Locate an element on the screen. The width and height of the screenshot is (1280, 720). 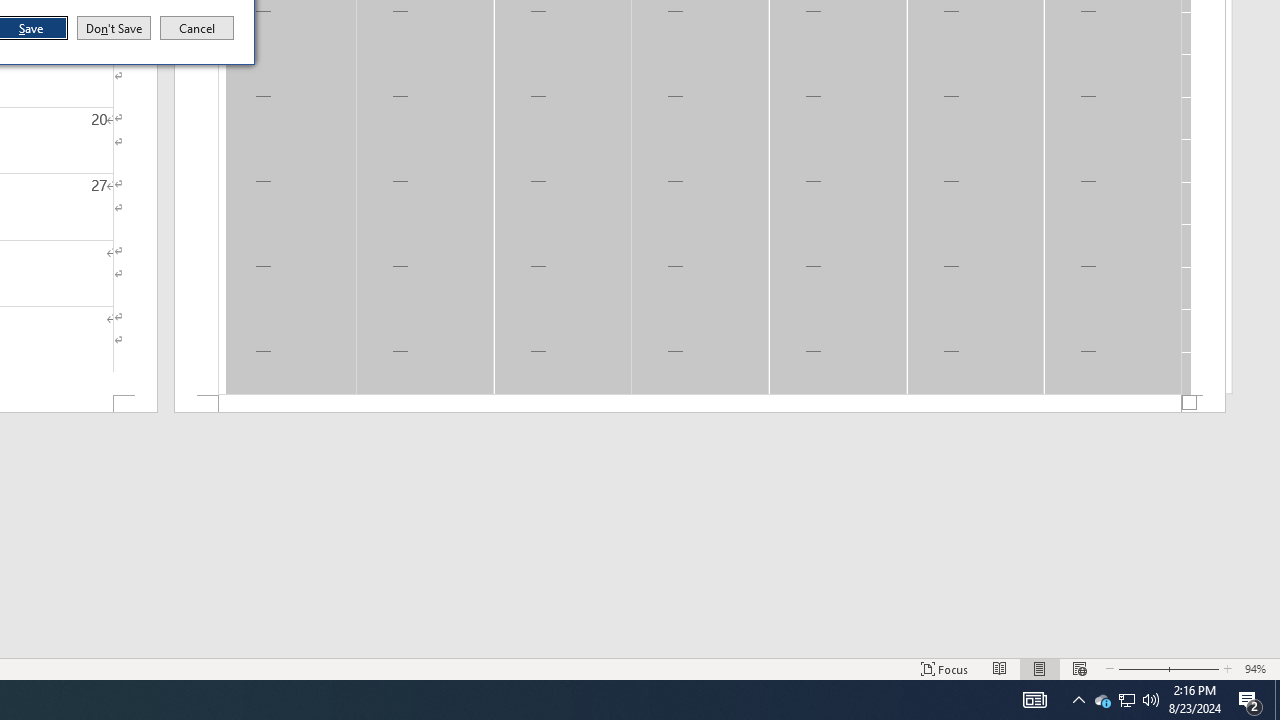
'Footer -Section 1-' is located at coordinates (700, 404).